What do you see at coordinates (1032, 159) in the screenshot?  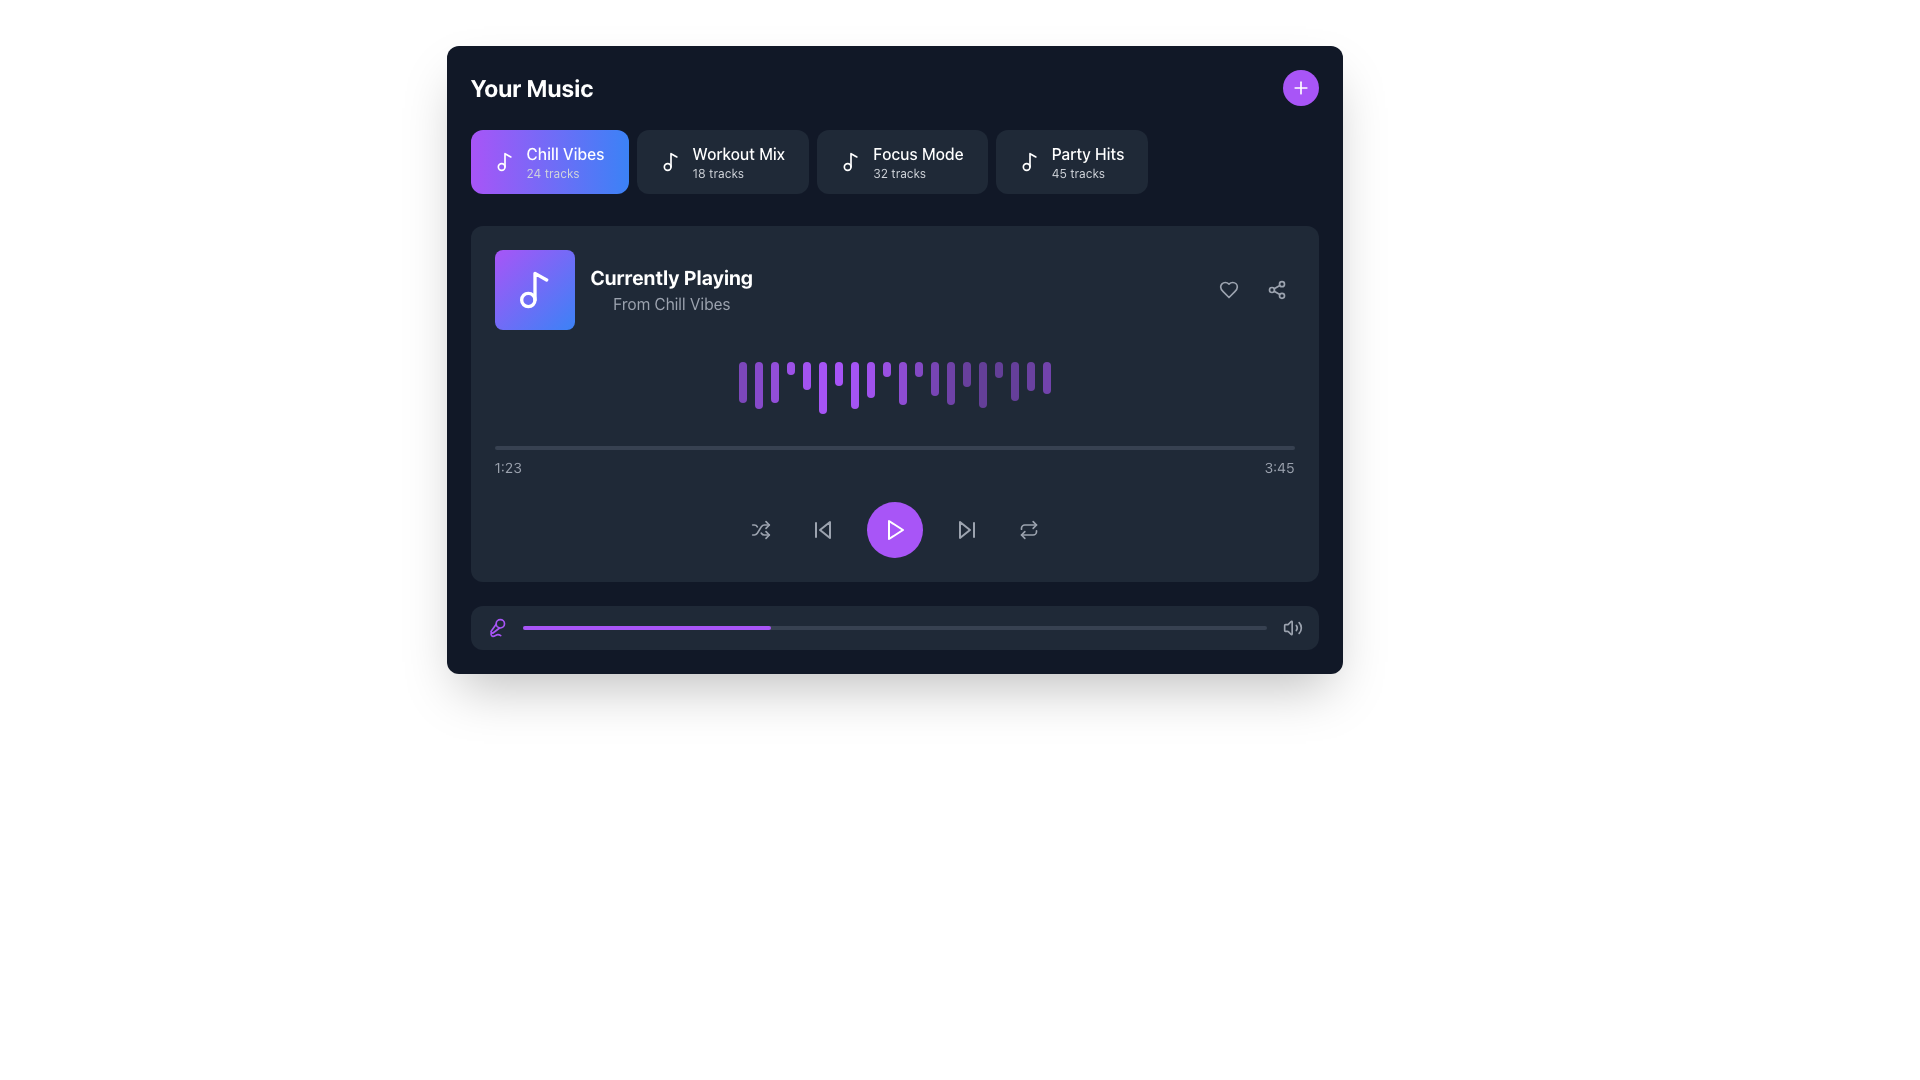 I see `the vertical segment of the music note icon located in the top-right corner of the main interface within the 'Party Hits' button` at bounding box center [1032, 159].